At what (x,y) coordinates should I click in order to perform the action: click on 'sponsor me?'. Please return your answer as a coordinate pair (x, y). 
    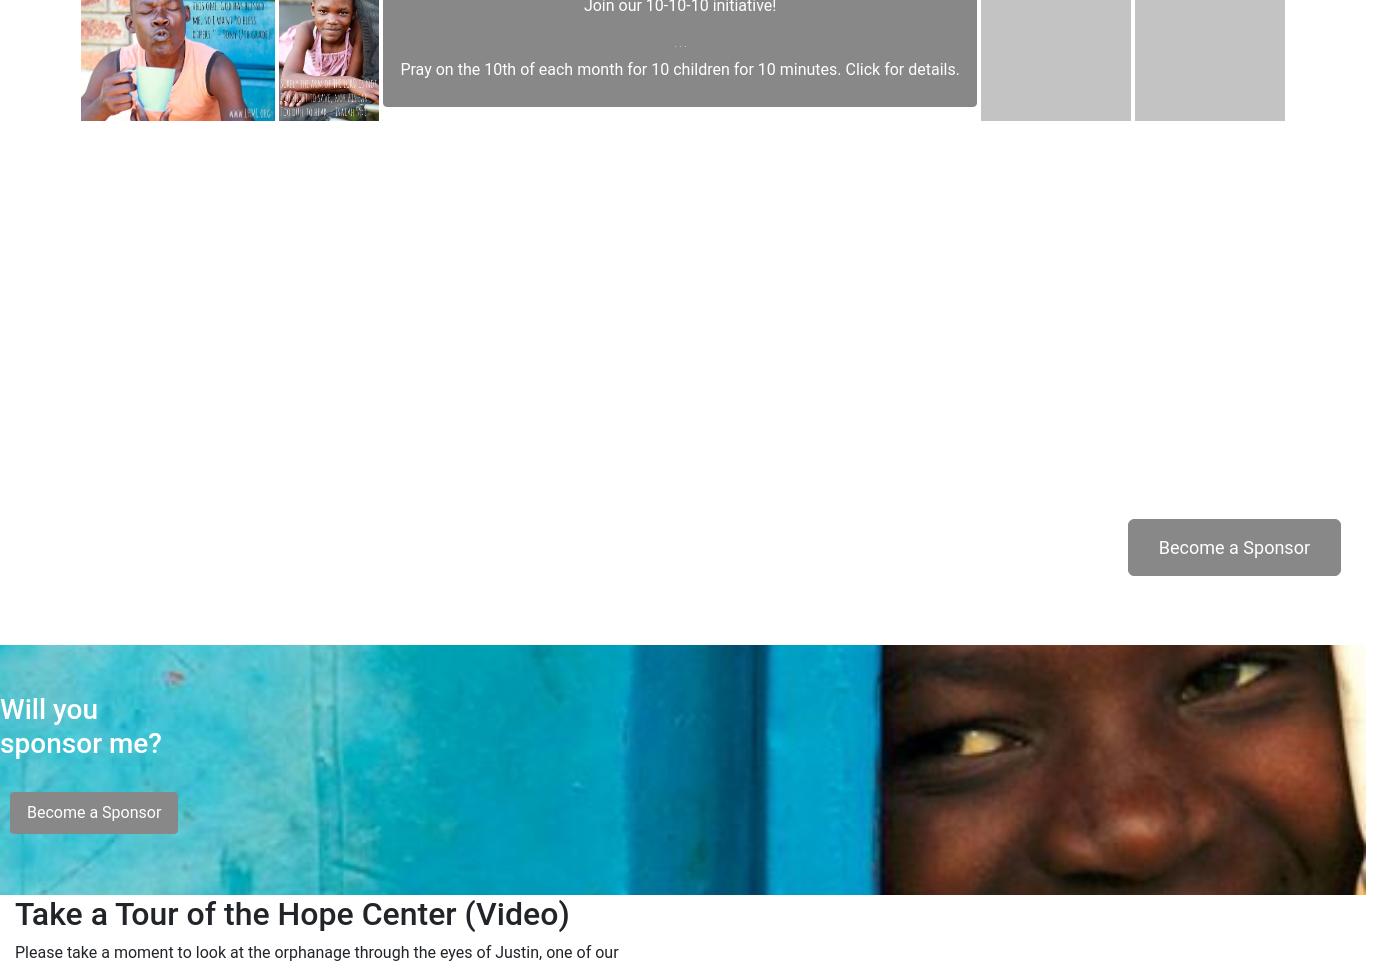
    Looking at the image, I should click on (81, 787).